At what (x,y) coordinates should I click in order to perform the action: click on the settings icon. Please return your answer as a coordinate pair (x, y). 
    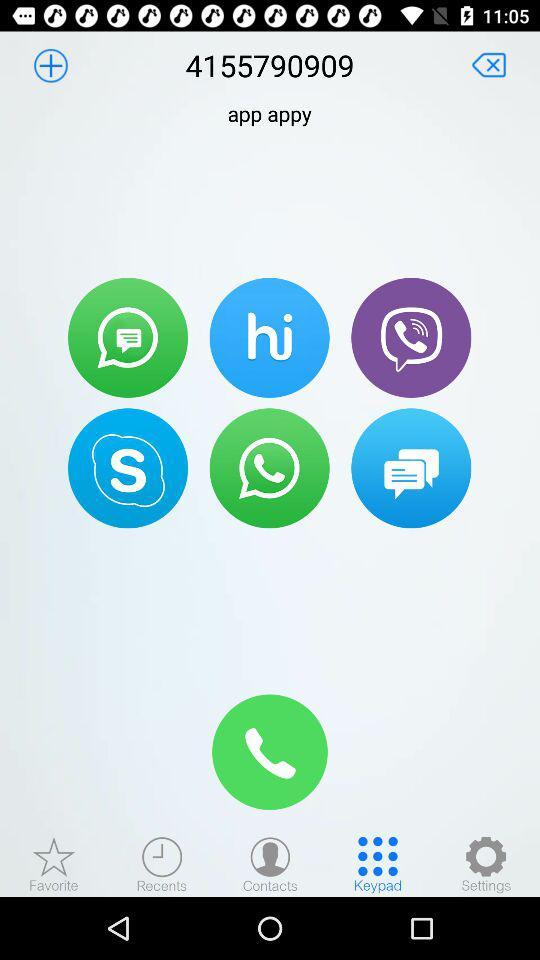
    Looking at the image, I should click on (485, 863).